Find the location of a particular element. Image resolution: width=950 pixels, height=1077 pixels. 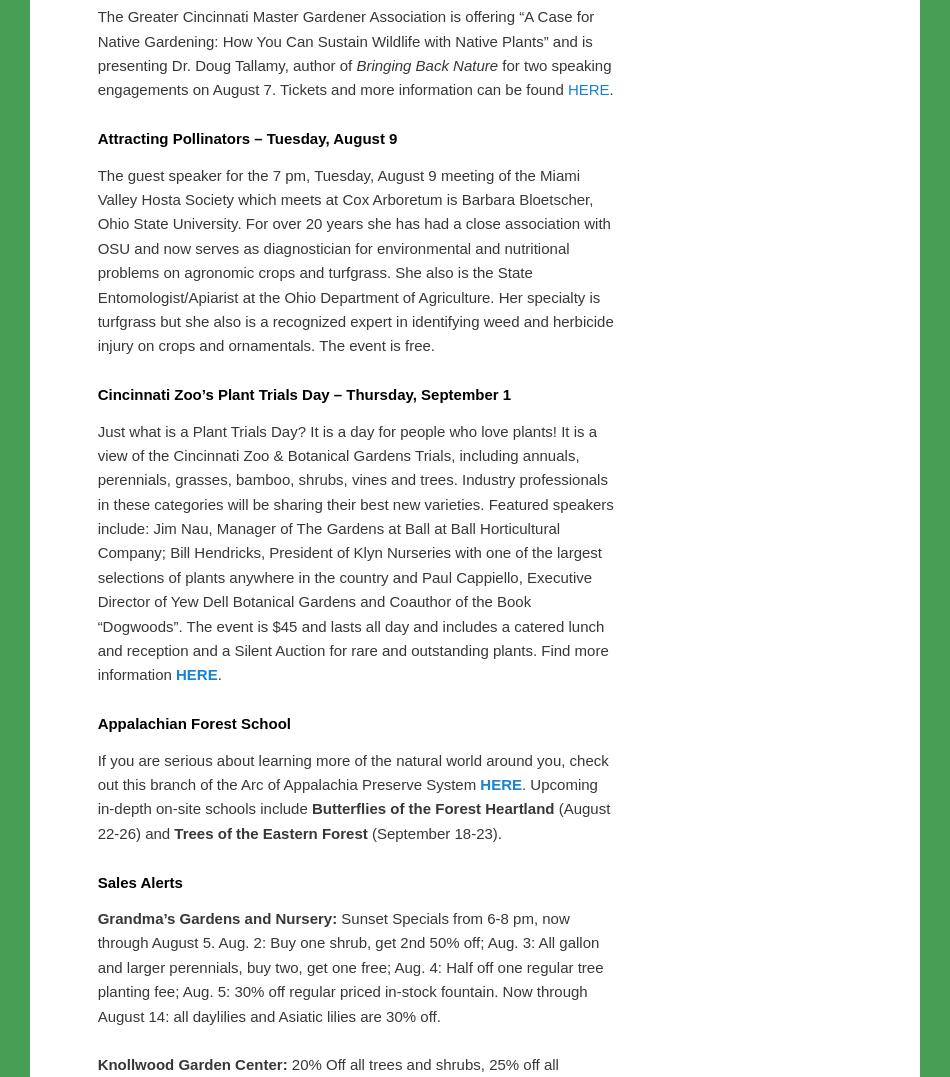

'Not slighting the men (after last post’s note on a Women’s Day event) Siebenthaler’s Nursery is offering a Men’s Morning, Saturday, August 6 from 8-9:30 am at the Centerville Garden Center ONLY. Men can enjoy breakfast cooked on the grill and hear helpful lawn tips from Len Dunaway of Green Velvet Sod Farm. Robert and Jeff Siebenthaler will discuss the latest Emerald Ash Borer news. This program is also free, but you need to make a reservation. Register by contacting Laurie Fanning at: lauriefanning@siebenthaler.com; 937-434-1326 or 937-427-4110.' is located at coordinates (352, 263).